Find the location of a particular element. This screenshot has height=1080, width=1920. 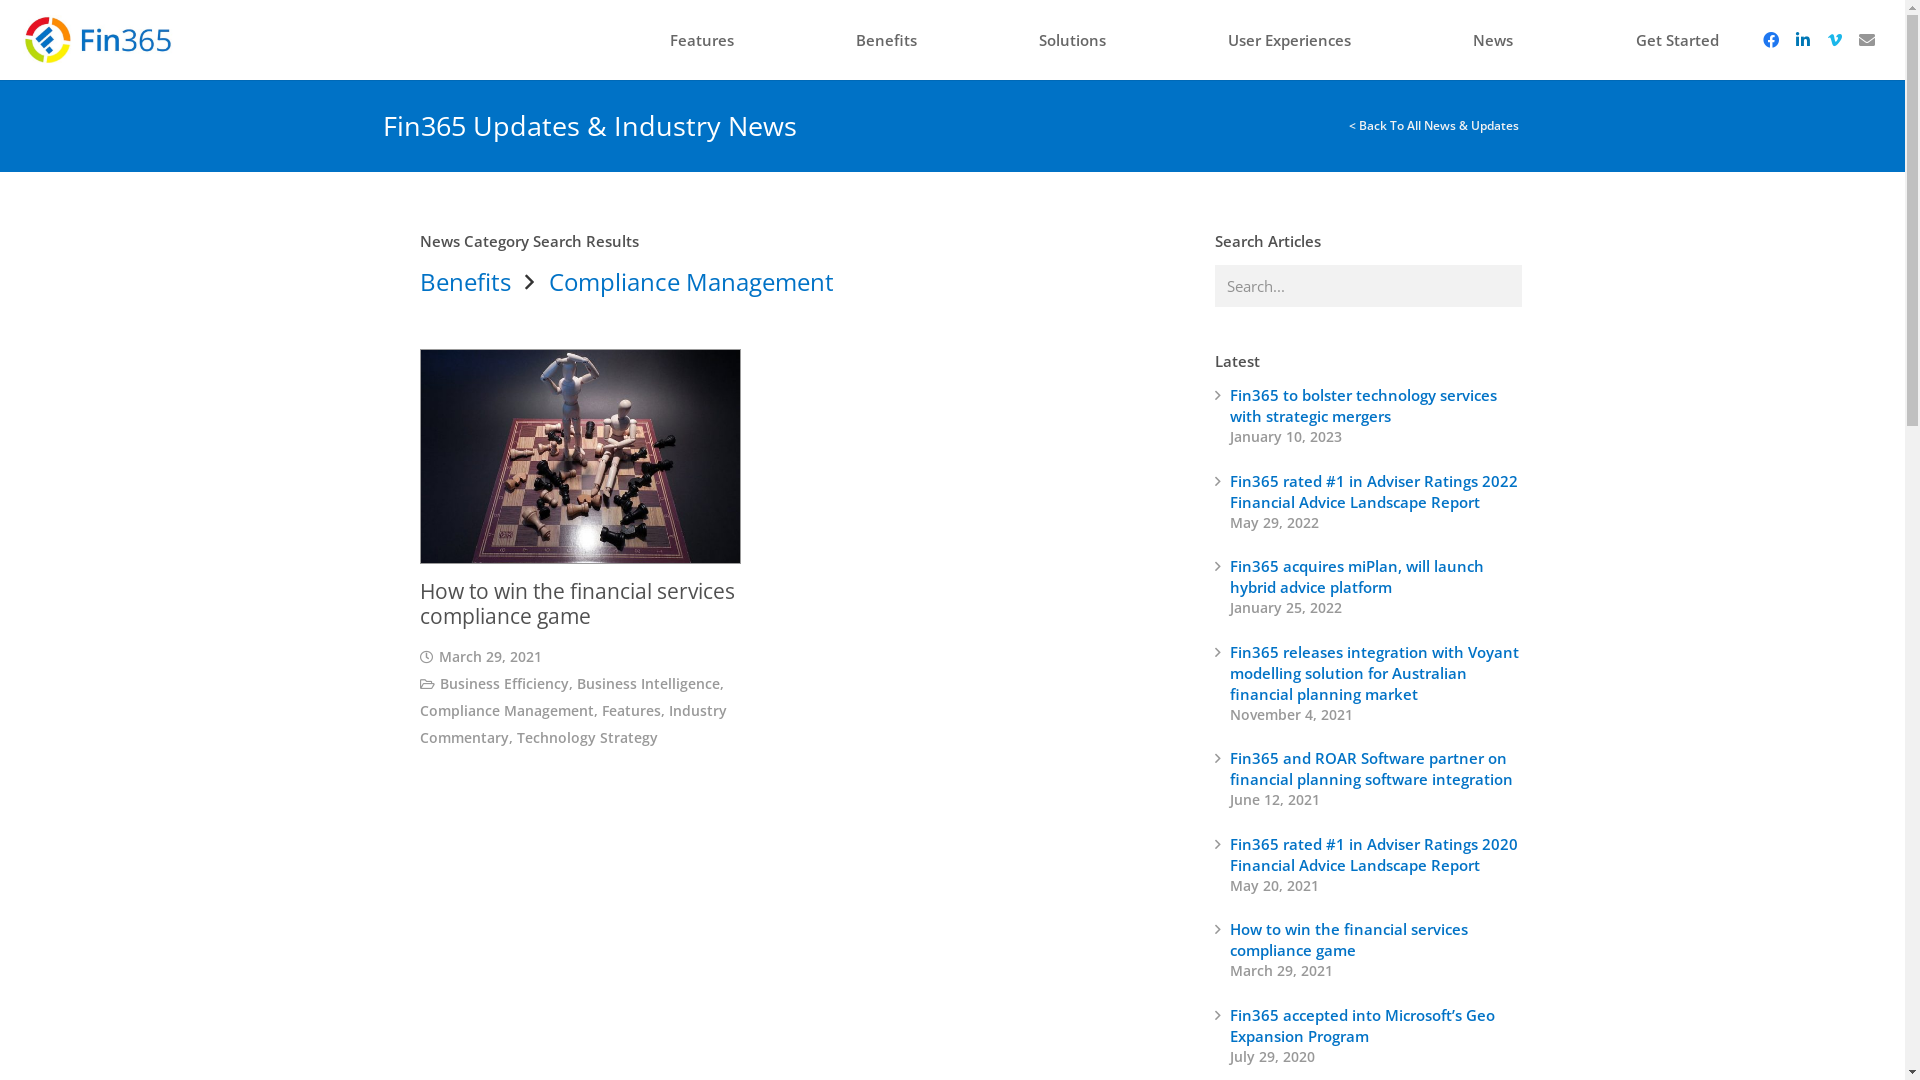

'< Back To All News & Updates ' is located at coordinates (1434, 125).